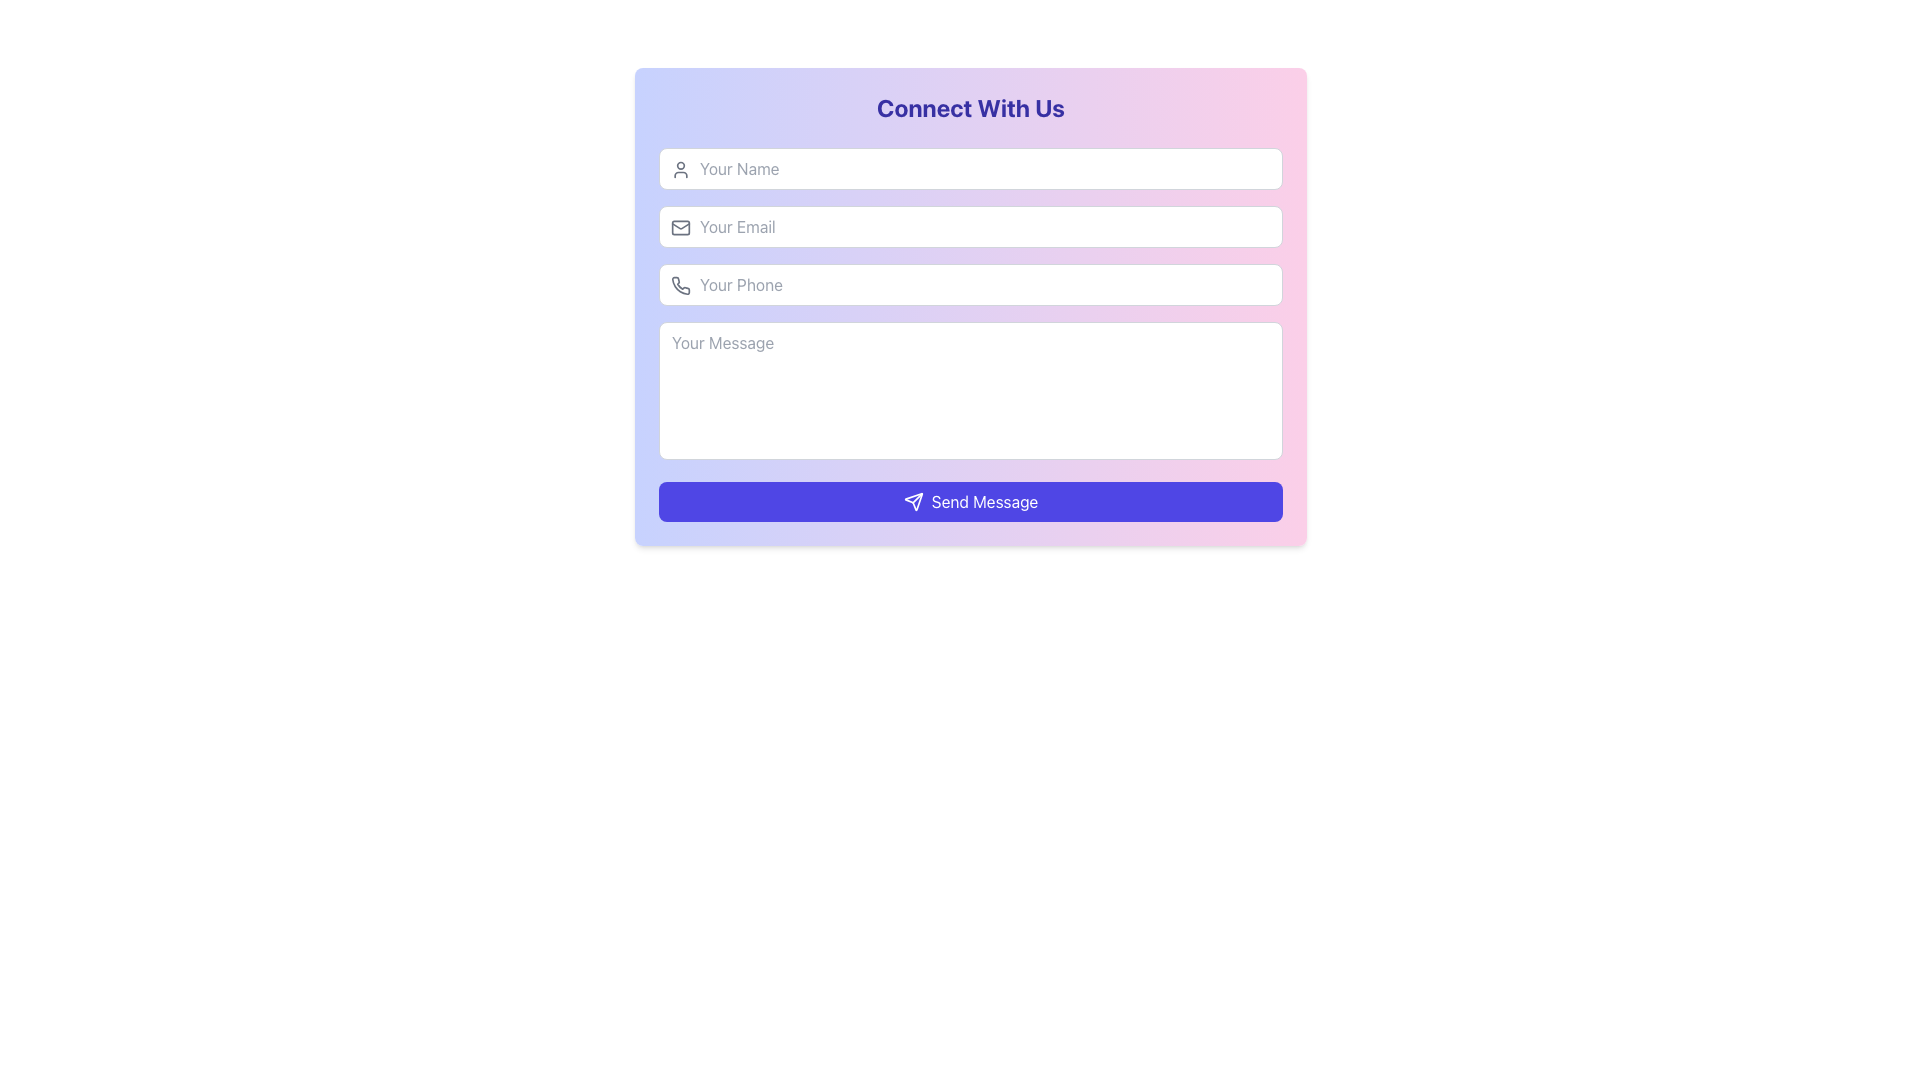  Describe the element at coordinates (681, 285) in the screenshot. I see `the phone number input field icon located at the top-left corner of the 'Your Phone' text input field in the contact form` at that location.